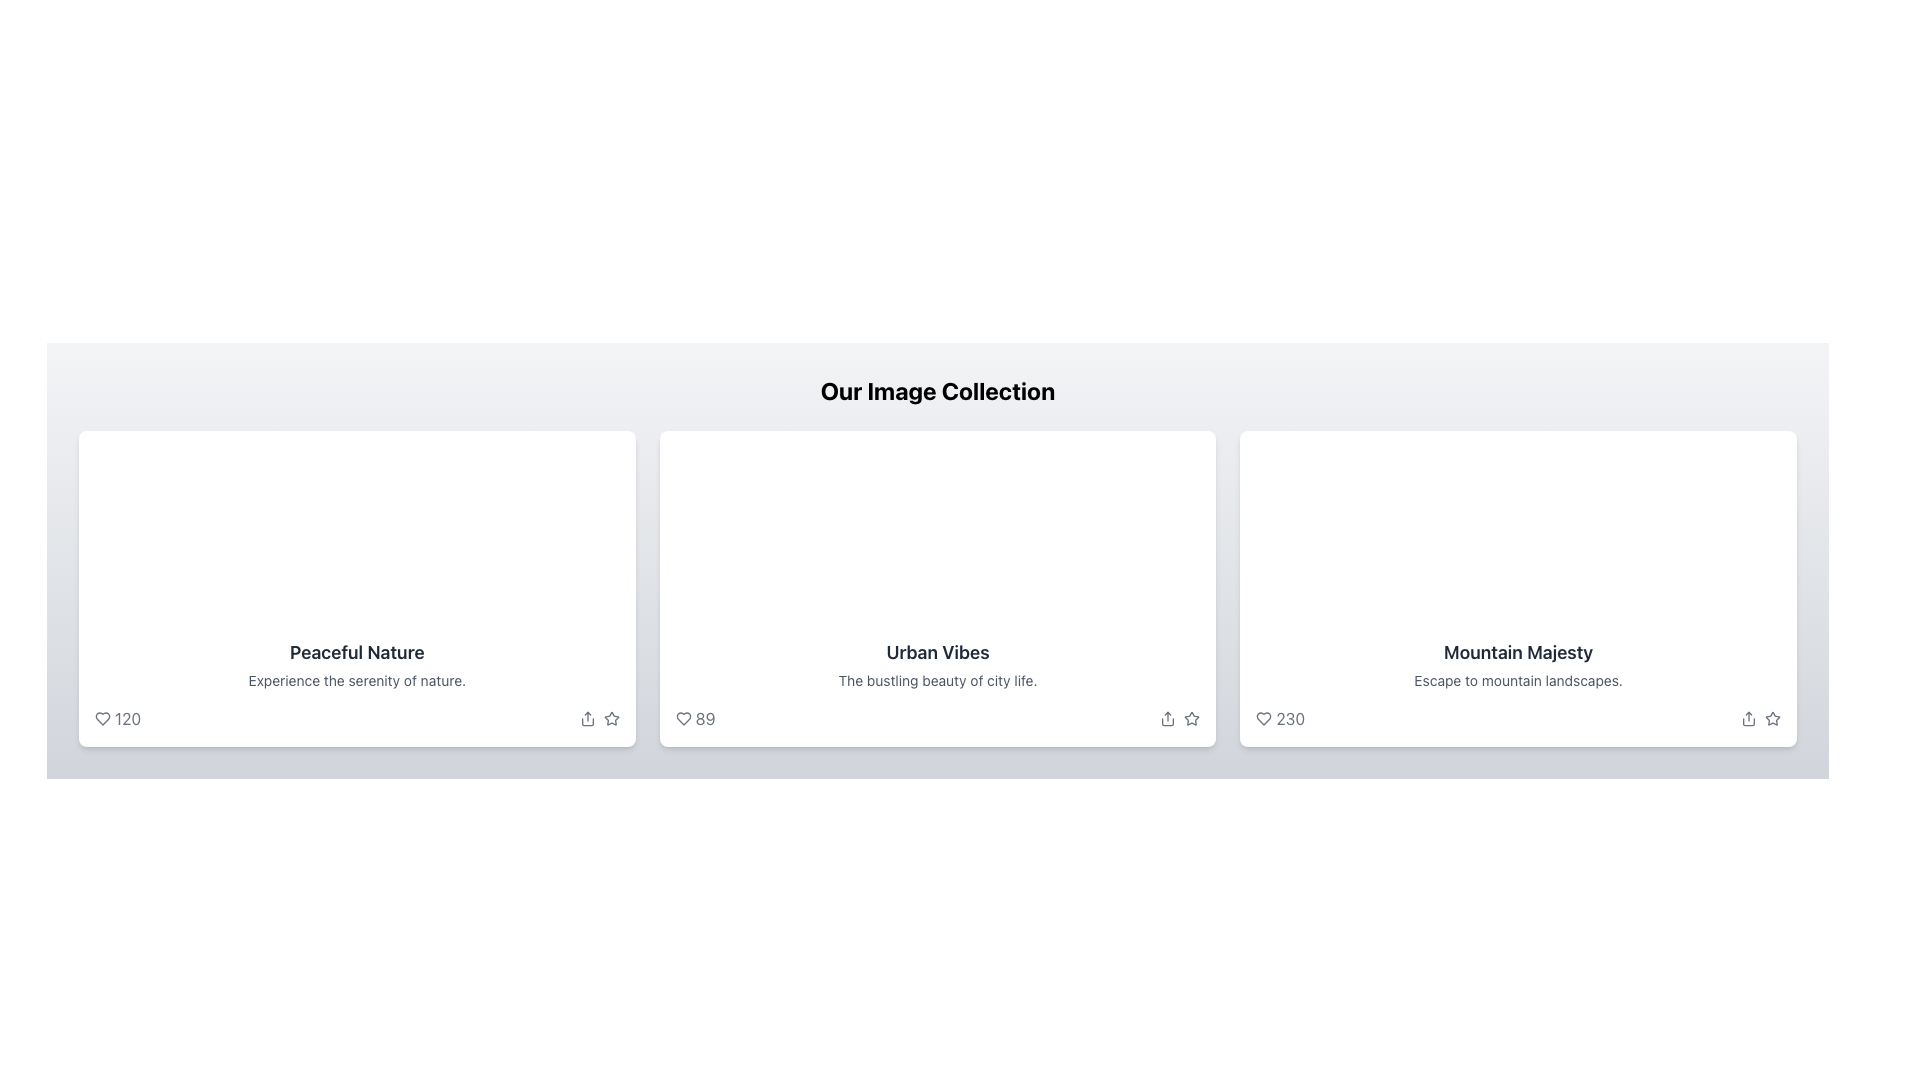  What do you see at coordinates (1518, 526) in the screenshot?
I see `properties of the background image within the 'Mountain Majesty' card layout, located in the upper part of the card` at bounding box center [1518, 526].